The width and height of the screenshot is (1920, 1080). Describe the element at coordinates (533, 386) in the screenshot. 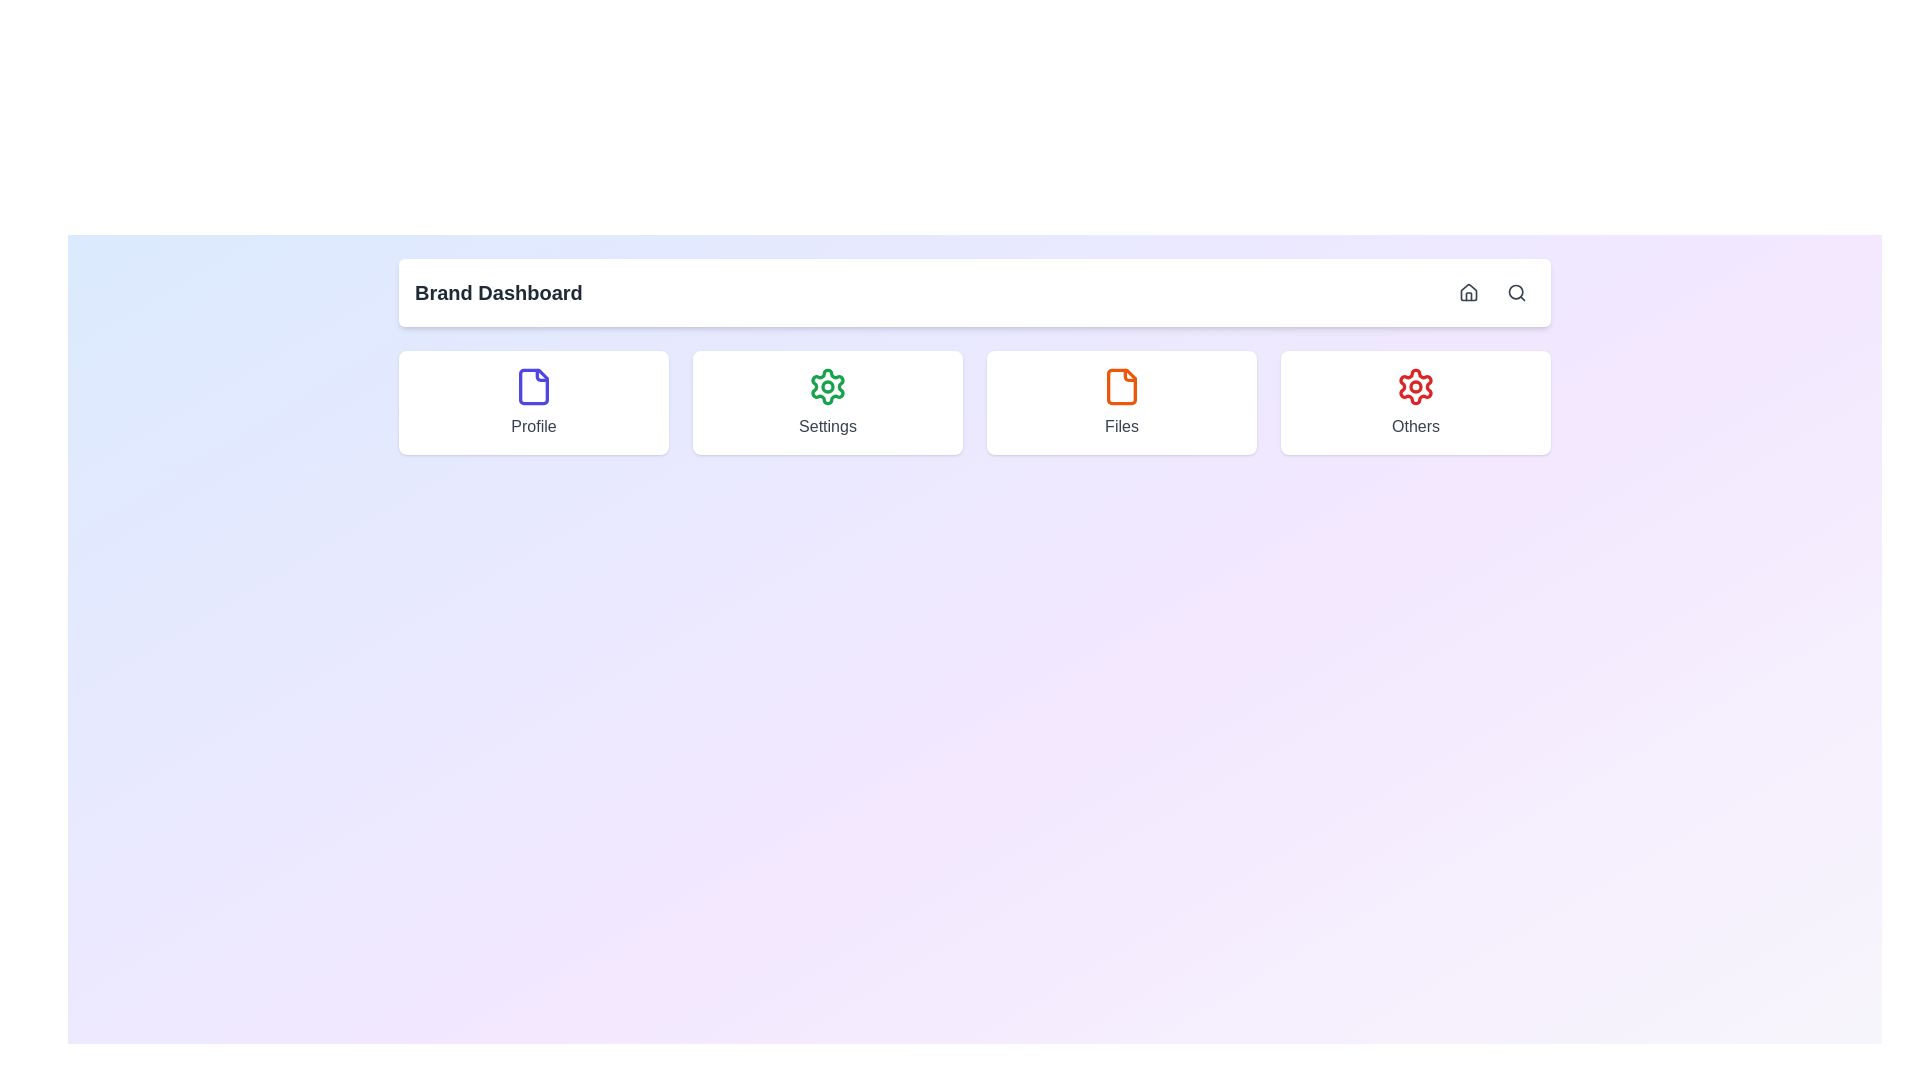

I see `the Profile icon located under the 'Brand Dashboard' heading to identify its associated section` at that location.